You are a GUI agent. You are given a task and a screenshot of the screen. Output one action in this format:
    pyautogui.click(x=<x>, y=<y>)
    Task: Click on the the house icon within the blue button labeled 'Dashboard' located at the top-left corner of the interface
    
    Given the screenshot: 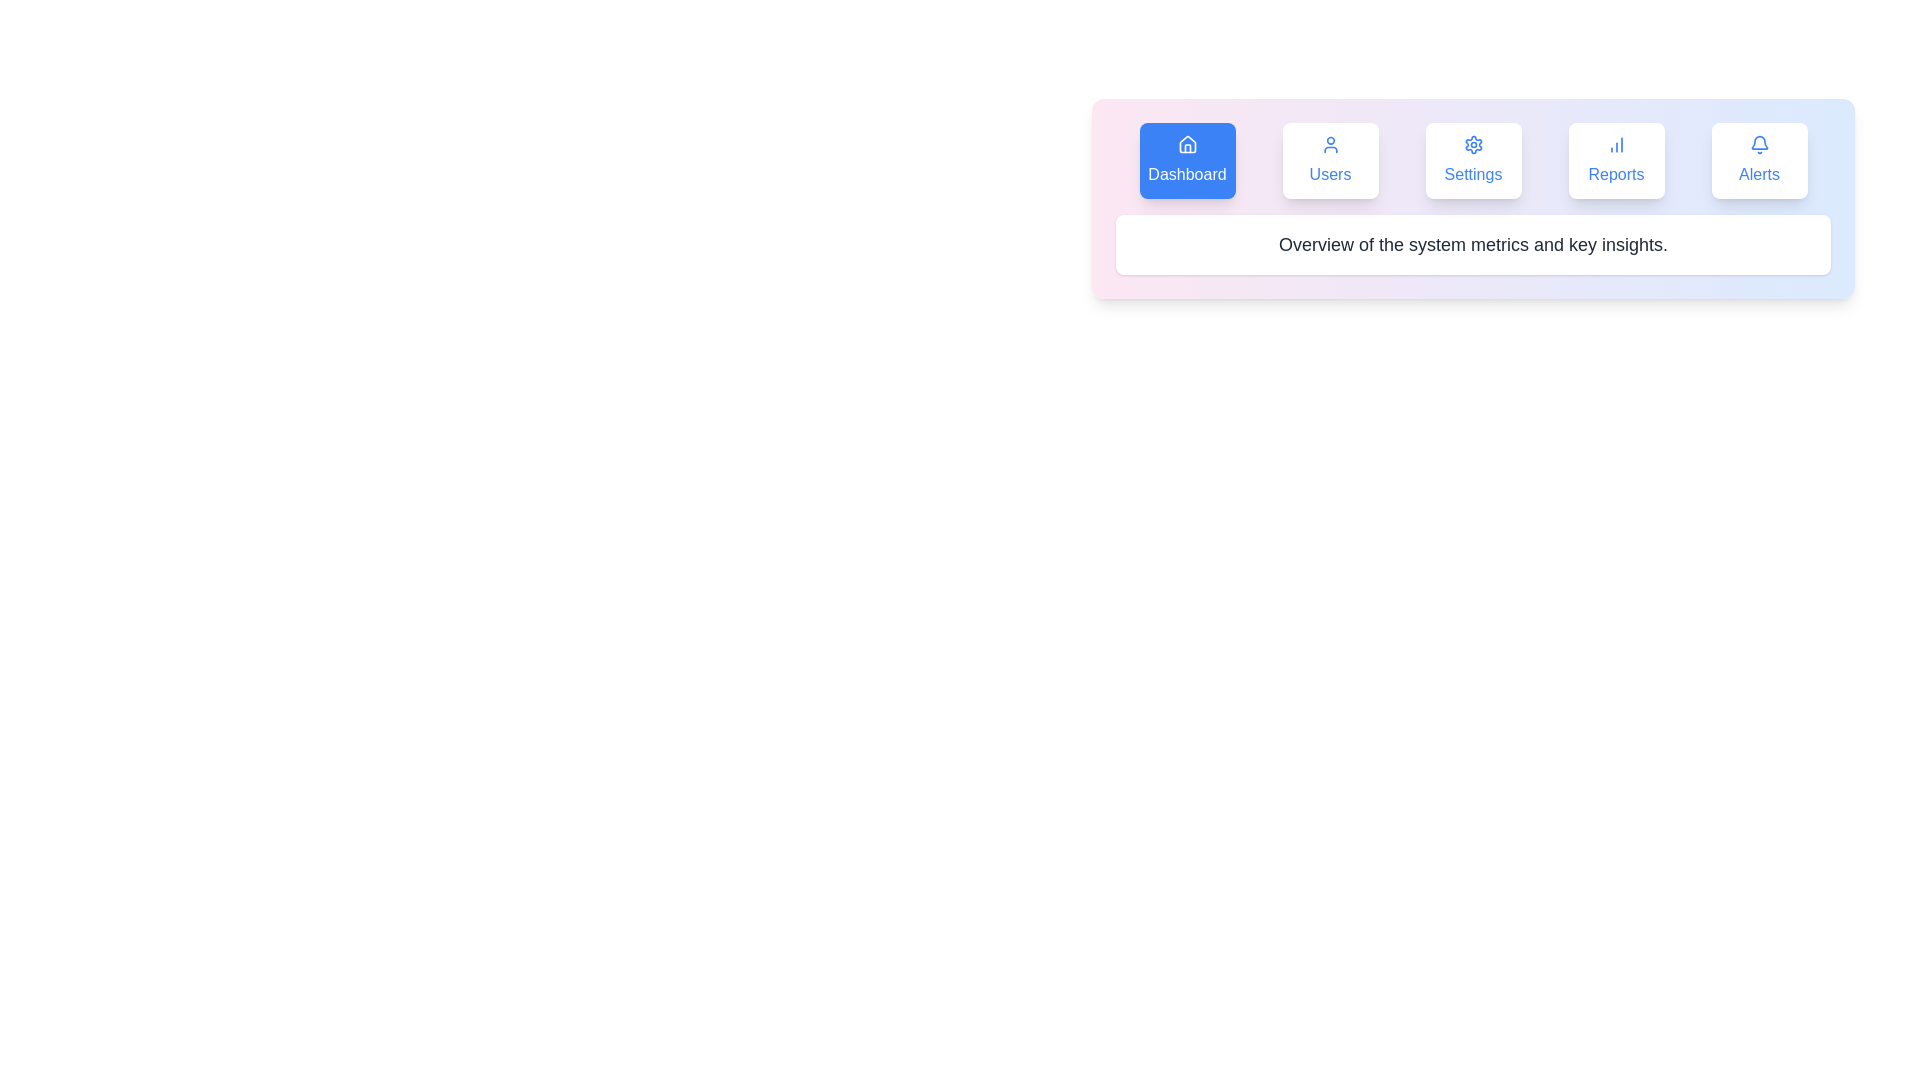 What is the action you would take?
    pyautogui.click(x=1187, y=144)
    